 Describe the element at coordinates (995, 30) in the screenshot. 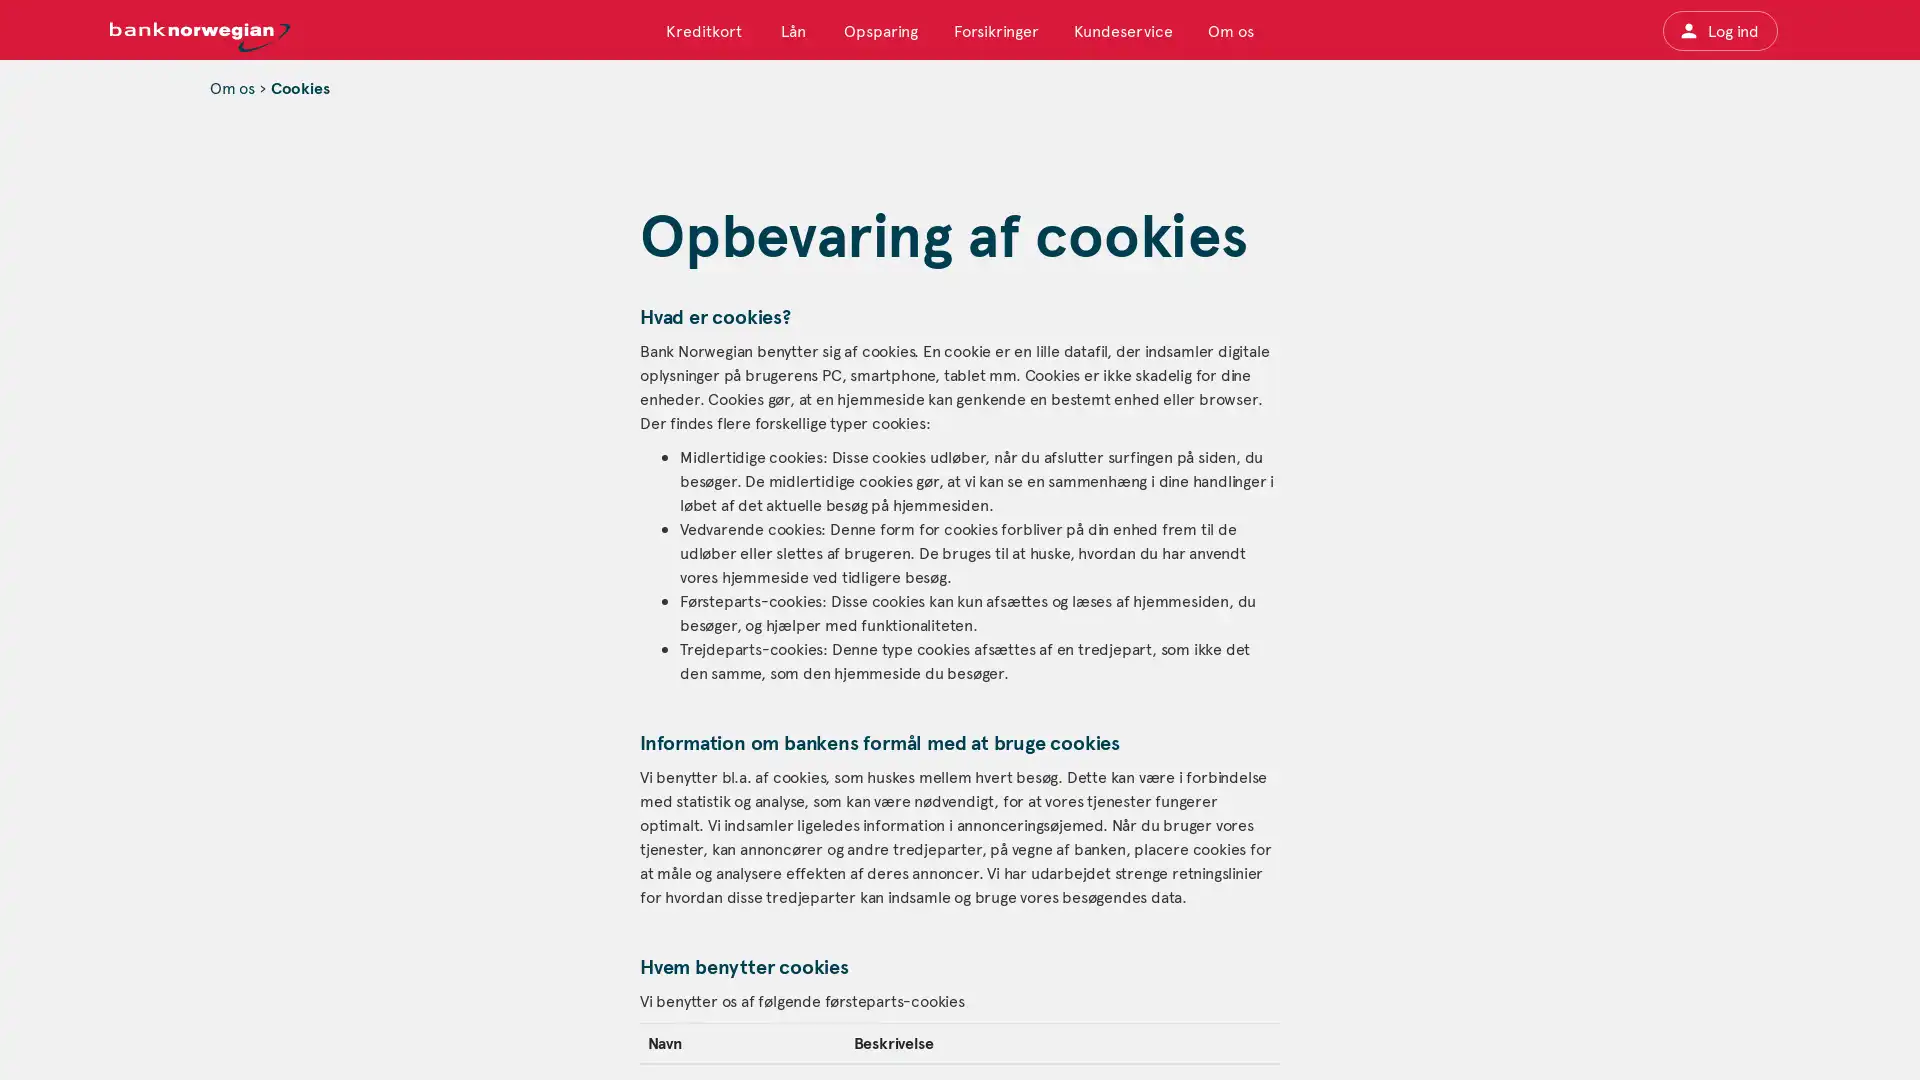

I see `Forsikringer` at that location.